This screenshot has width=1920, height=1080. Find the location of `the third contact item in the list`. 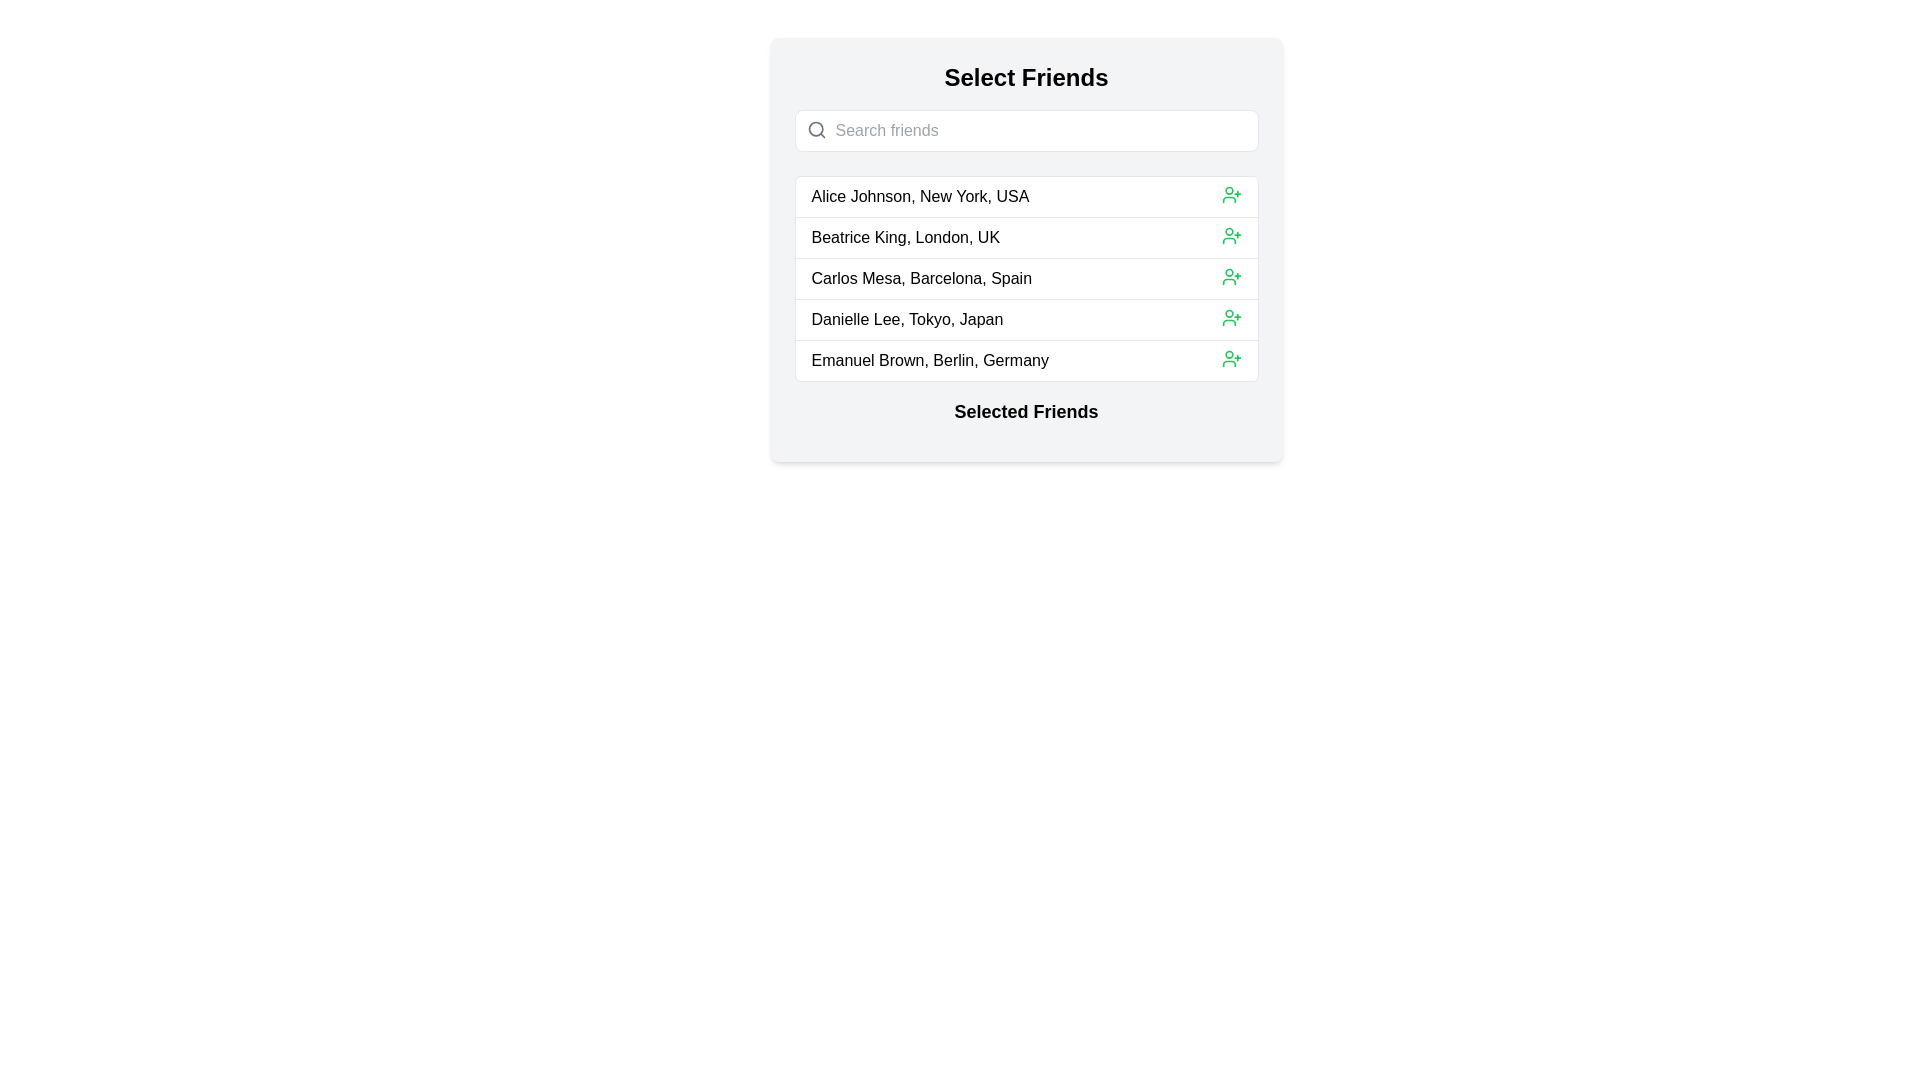

the third contact item in the list is located at coordinates (1026, 278).